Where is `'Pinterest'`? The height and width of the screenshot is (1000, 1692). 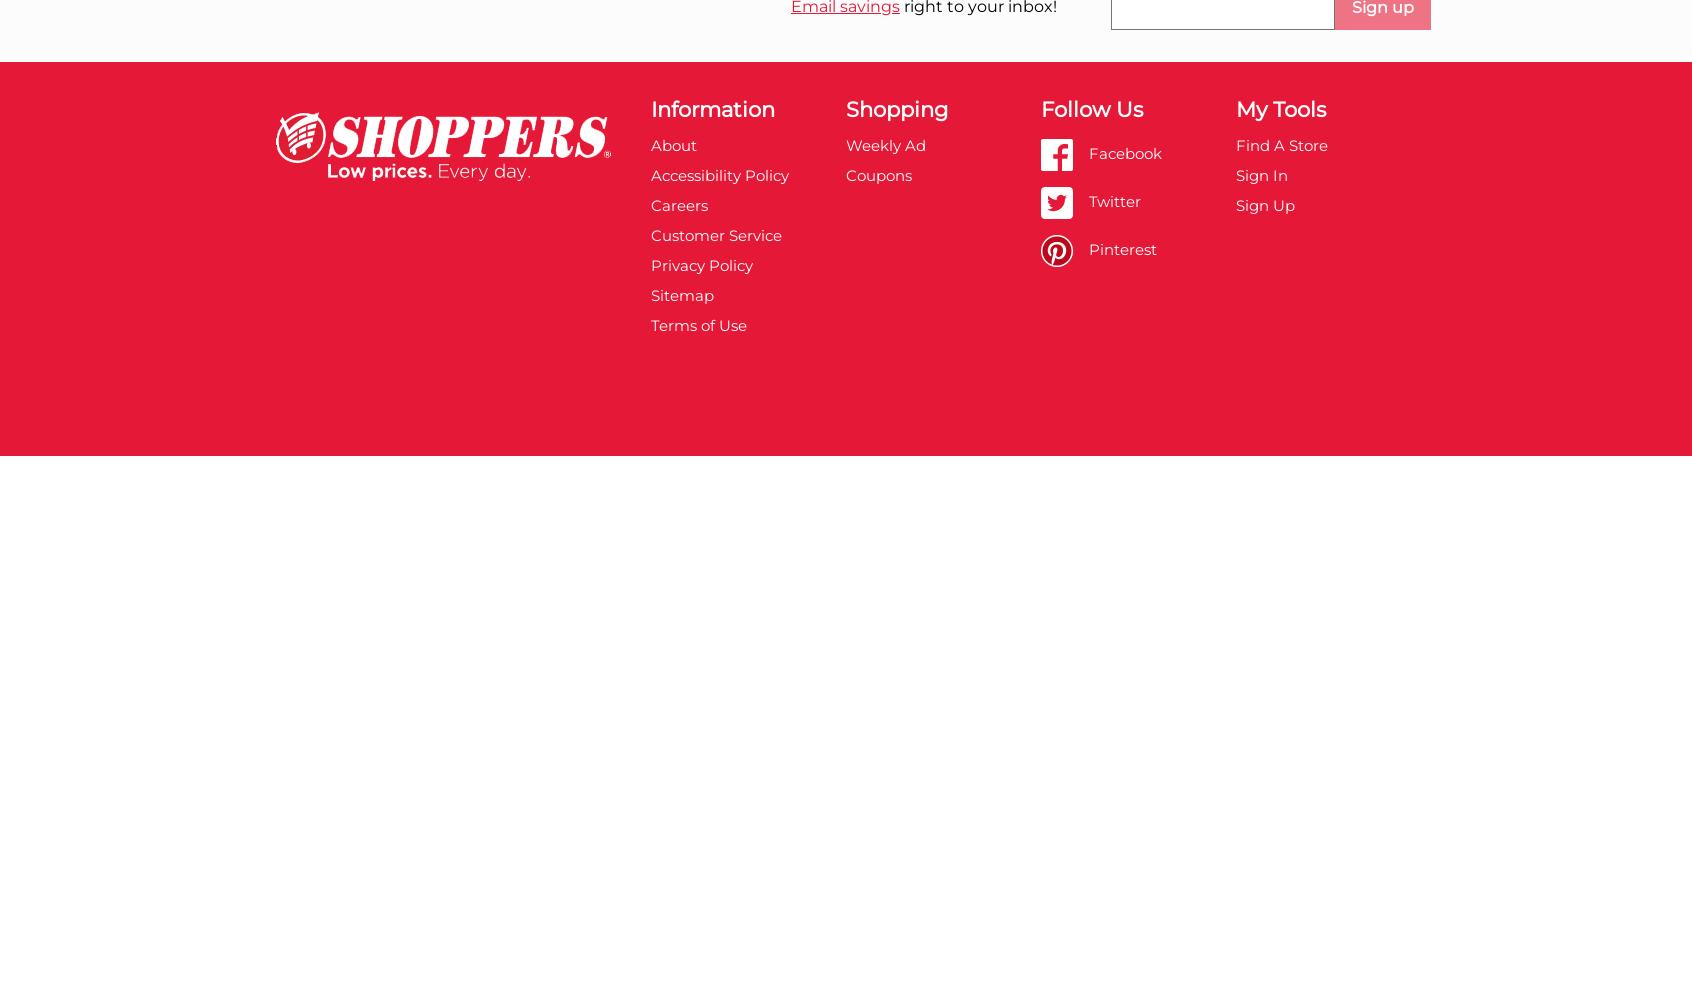 'Pinterest' is located at coordinates (1121, 247).